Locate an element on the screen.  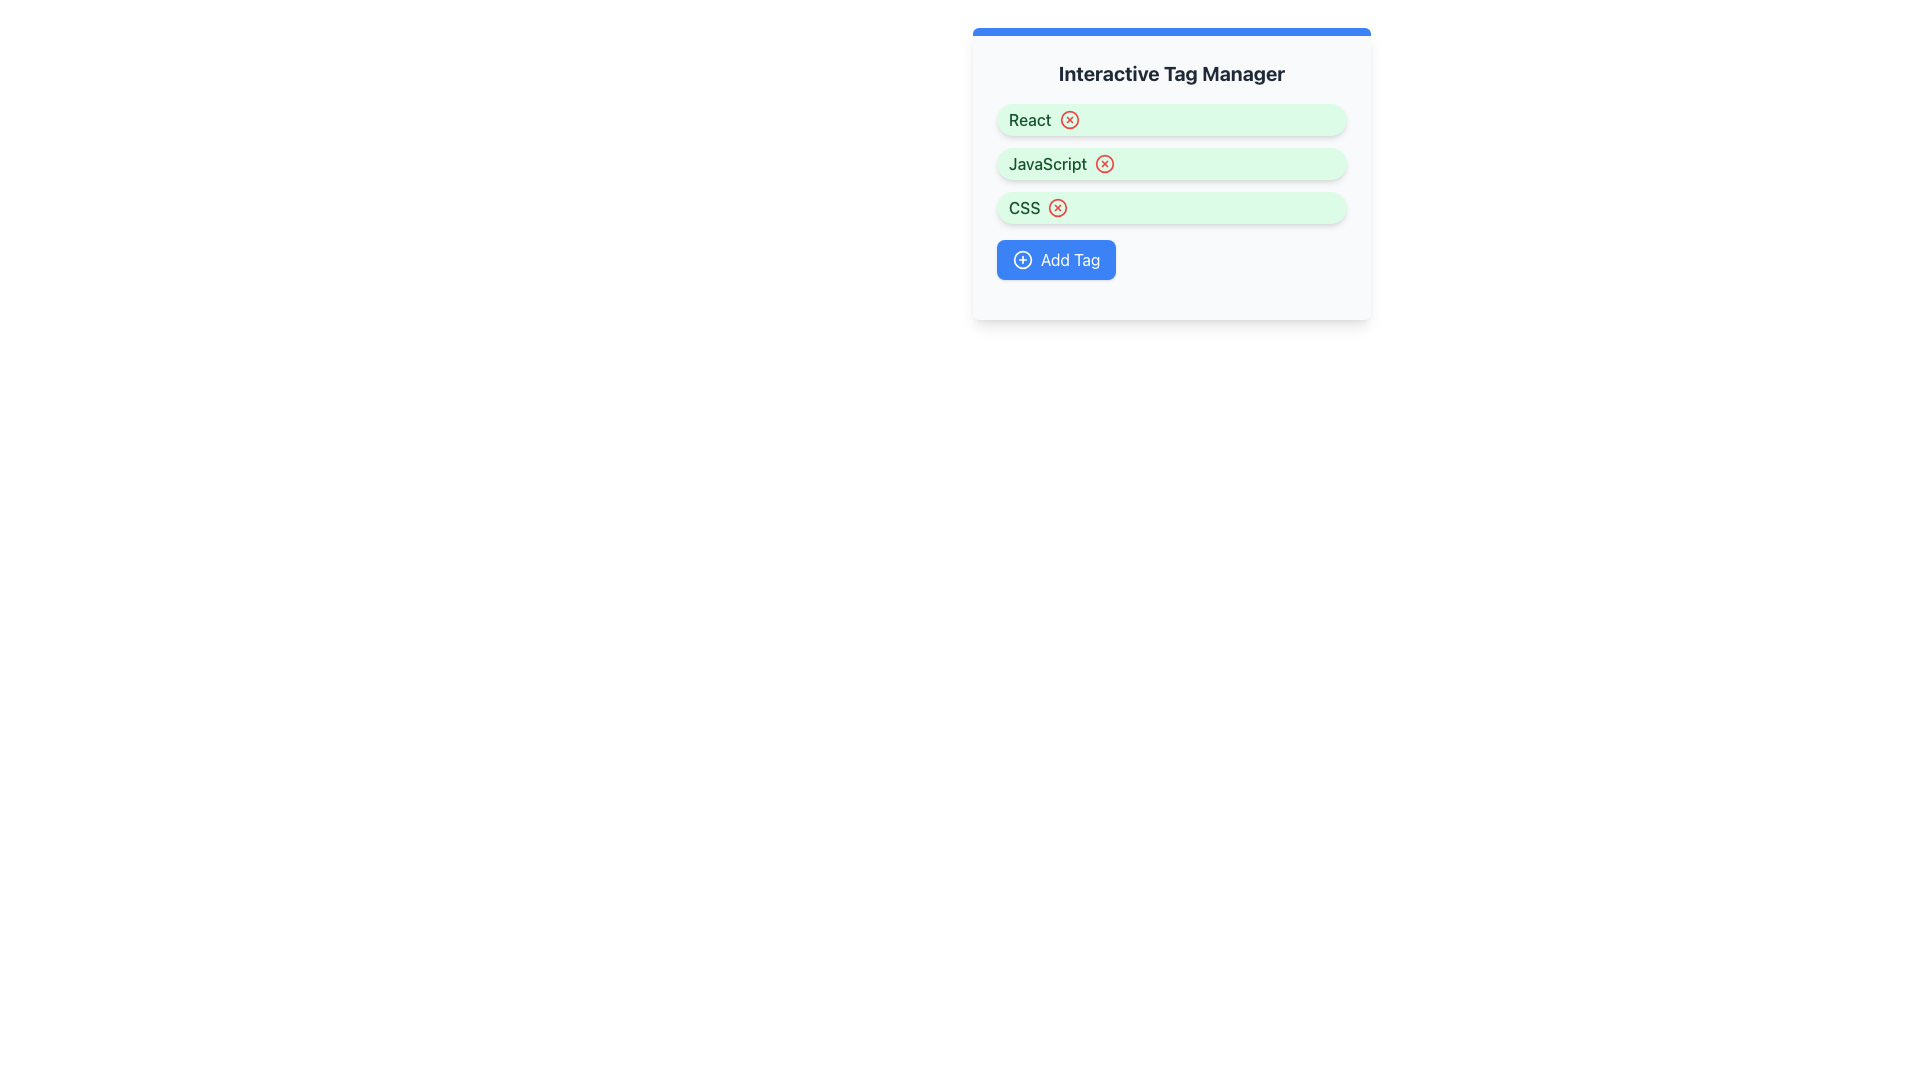
the third tag element with a light green background and a bold 'CSS' label, which includes a red 'X' button for removal, to observe the interaction of the 'X' button is located at coordinates (1171, 208).